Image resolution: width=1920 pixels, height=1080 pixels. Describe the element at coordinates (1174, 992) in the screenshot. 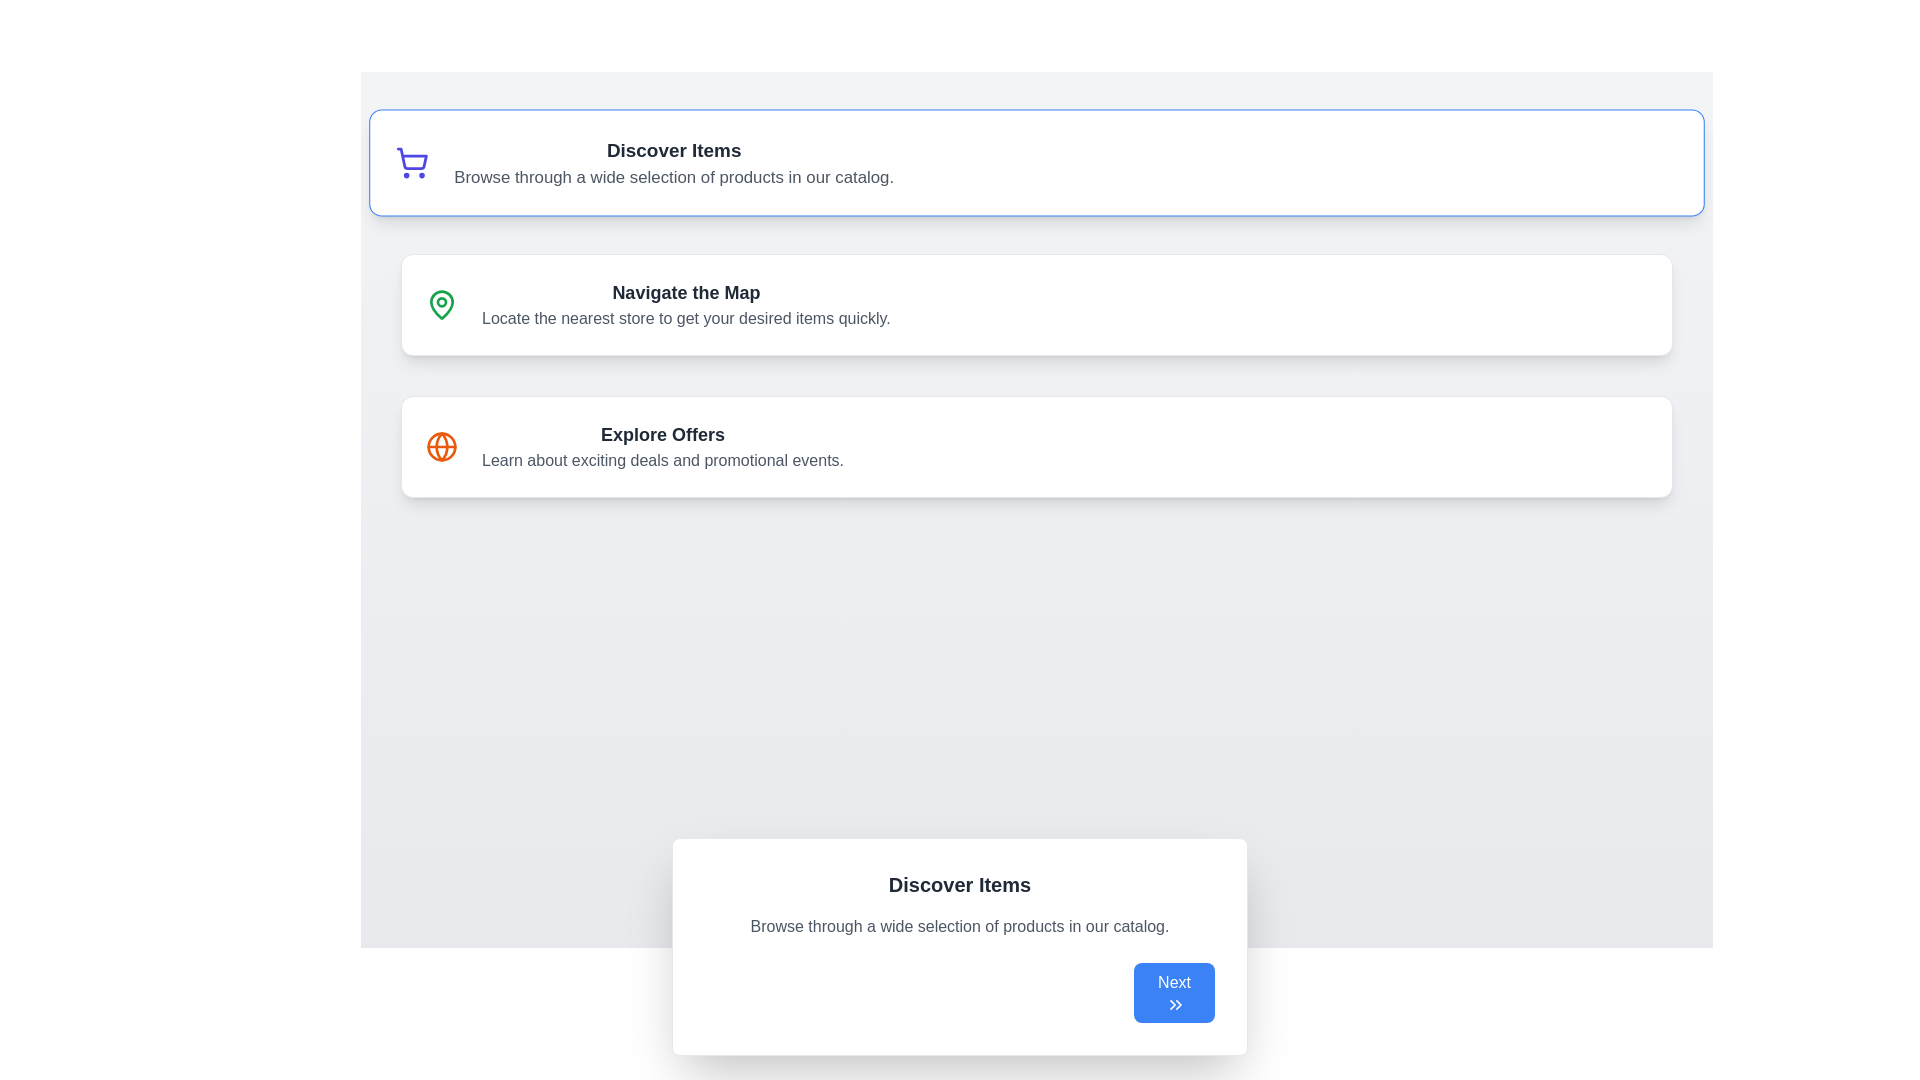

I see `the button located in the bottom-right region of the modal window, below the 'Discover Items' text, to trigger a visual state change` at that location.